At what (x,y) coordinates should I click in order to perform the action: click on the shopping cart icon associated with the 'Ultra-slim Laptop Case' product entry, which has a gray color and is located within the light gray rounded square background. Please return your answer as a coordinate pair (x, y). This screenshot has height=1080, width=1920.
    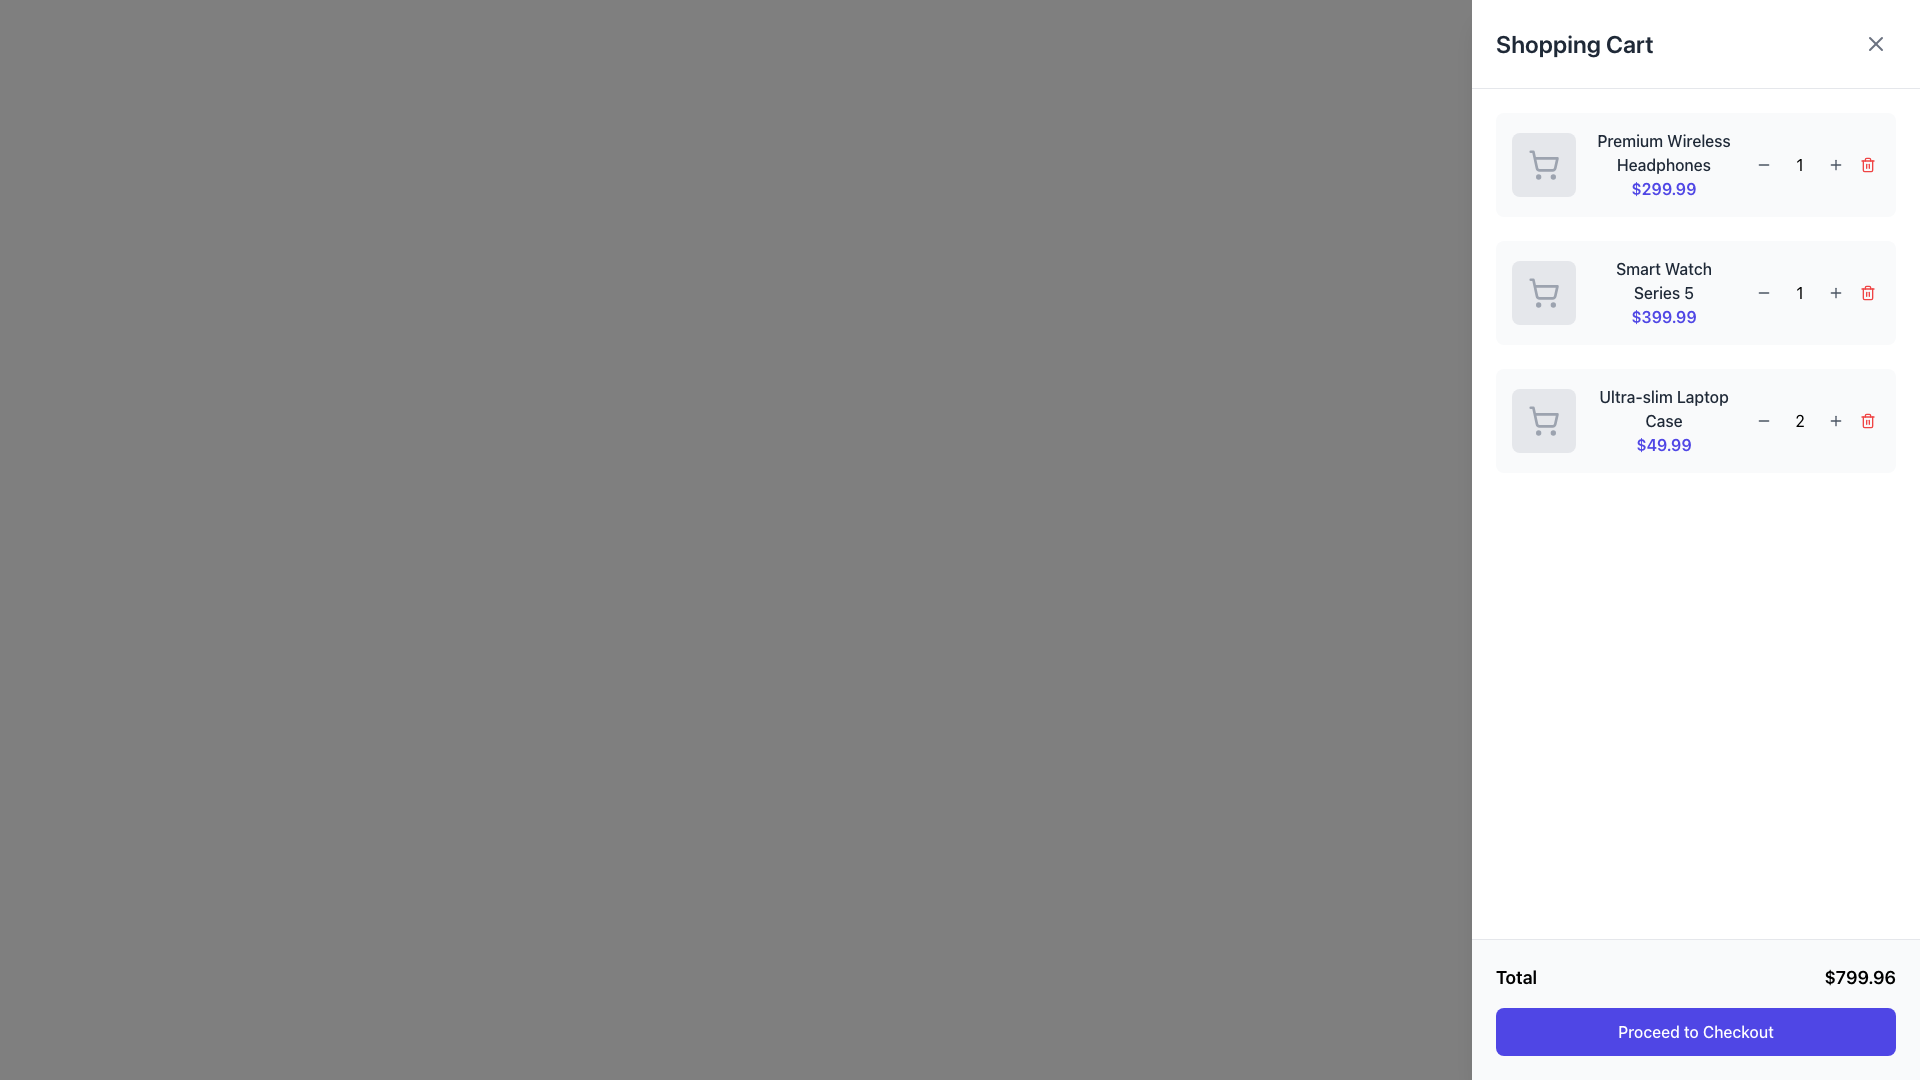
    Looking at the image, I should click on (1543, 419).